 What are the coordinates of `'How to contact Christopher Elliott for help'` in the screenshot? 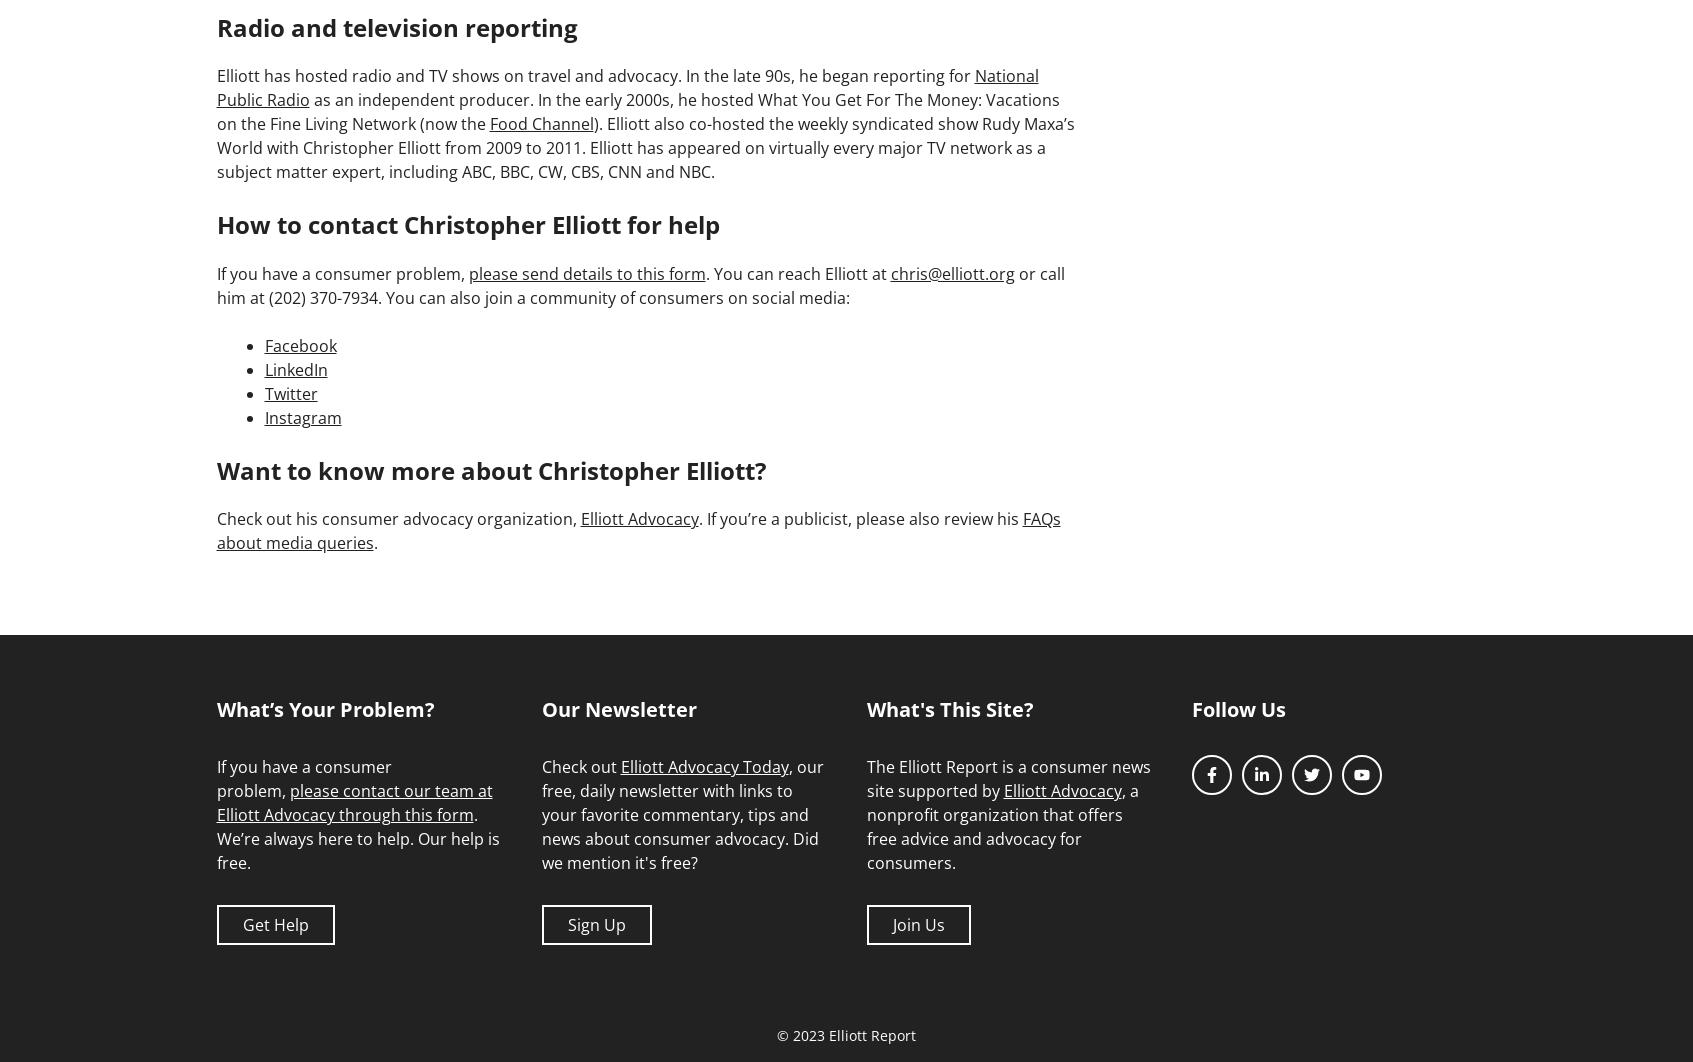 It's located at (216, 224).